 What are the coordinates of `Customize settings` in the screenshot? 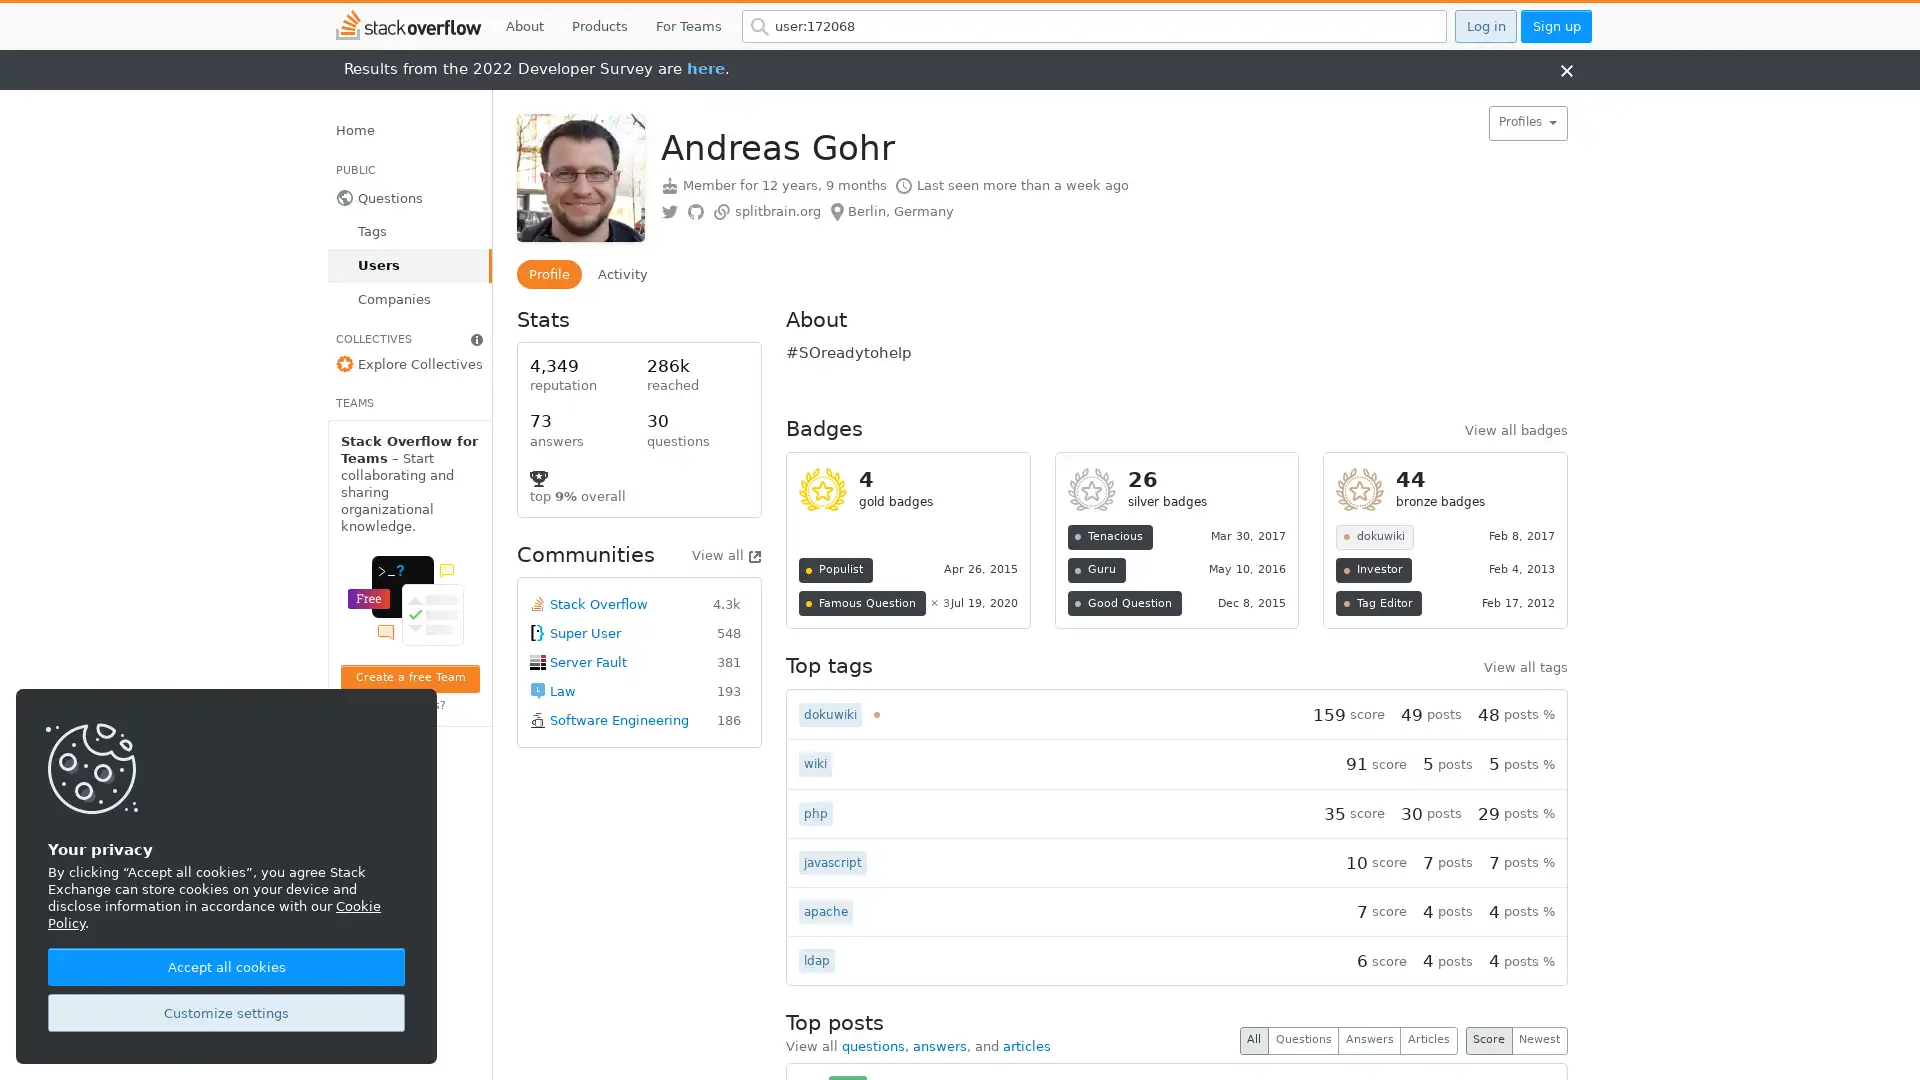 It's located at (226, 1013).